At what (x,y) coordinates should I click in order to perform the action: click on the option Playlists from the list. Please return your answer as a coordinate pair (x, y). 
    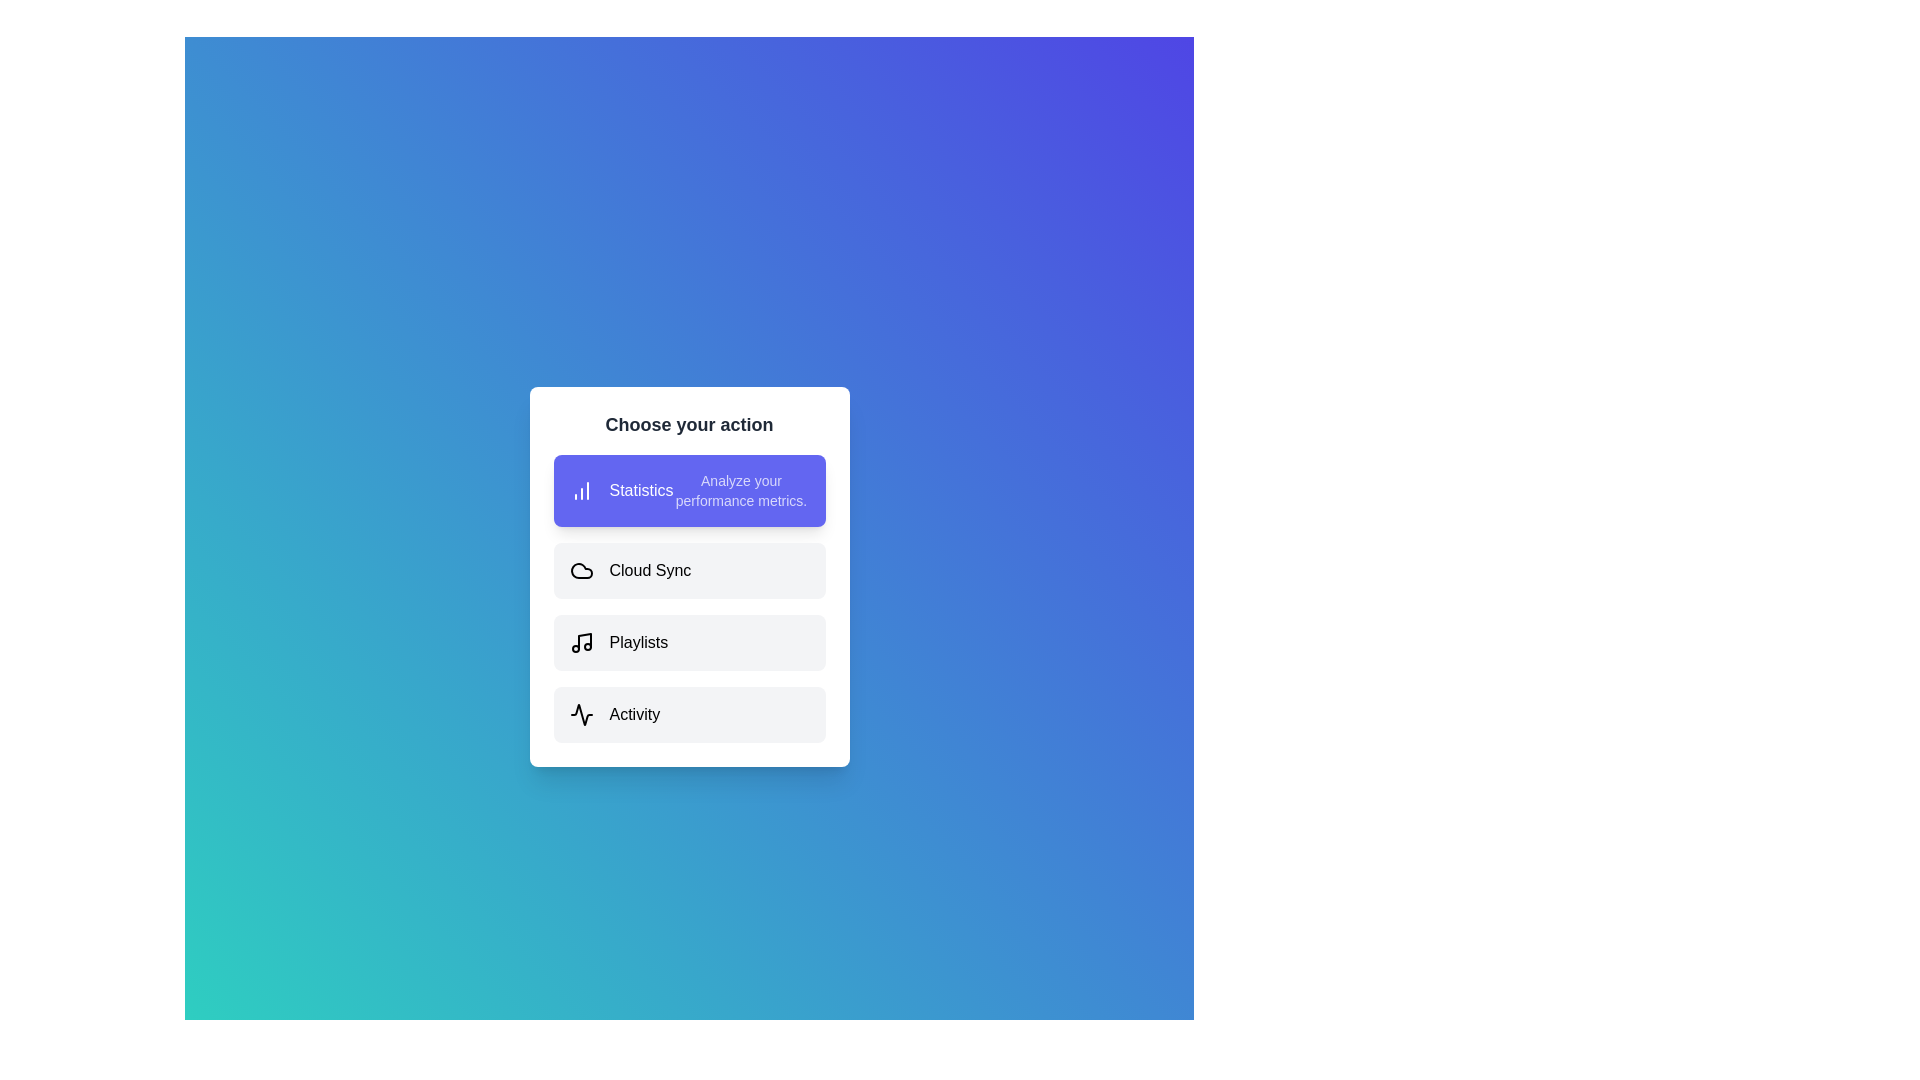
    Looking at the image, I should click on (689, 643).